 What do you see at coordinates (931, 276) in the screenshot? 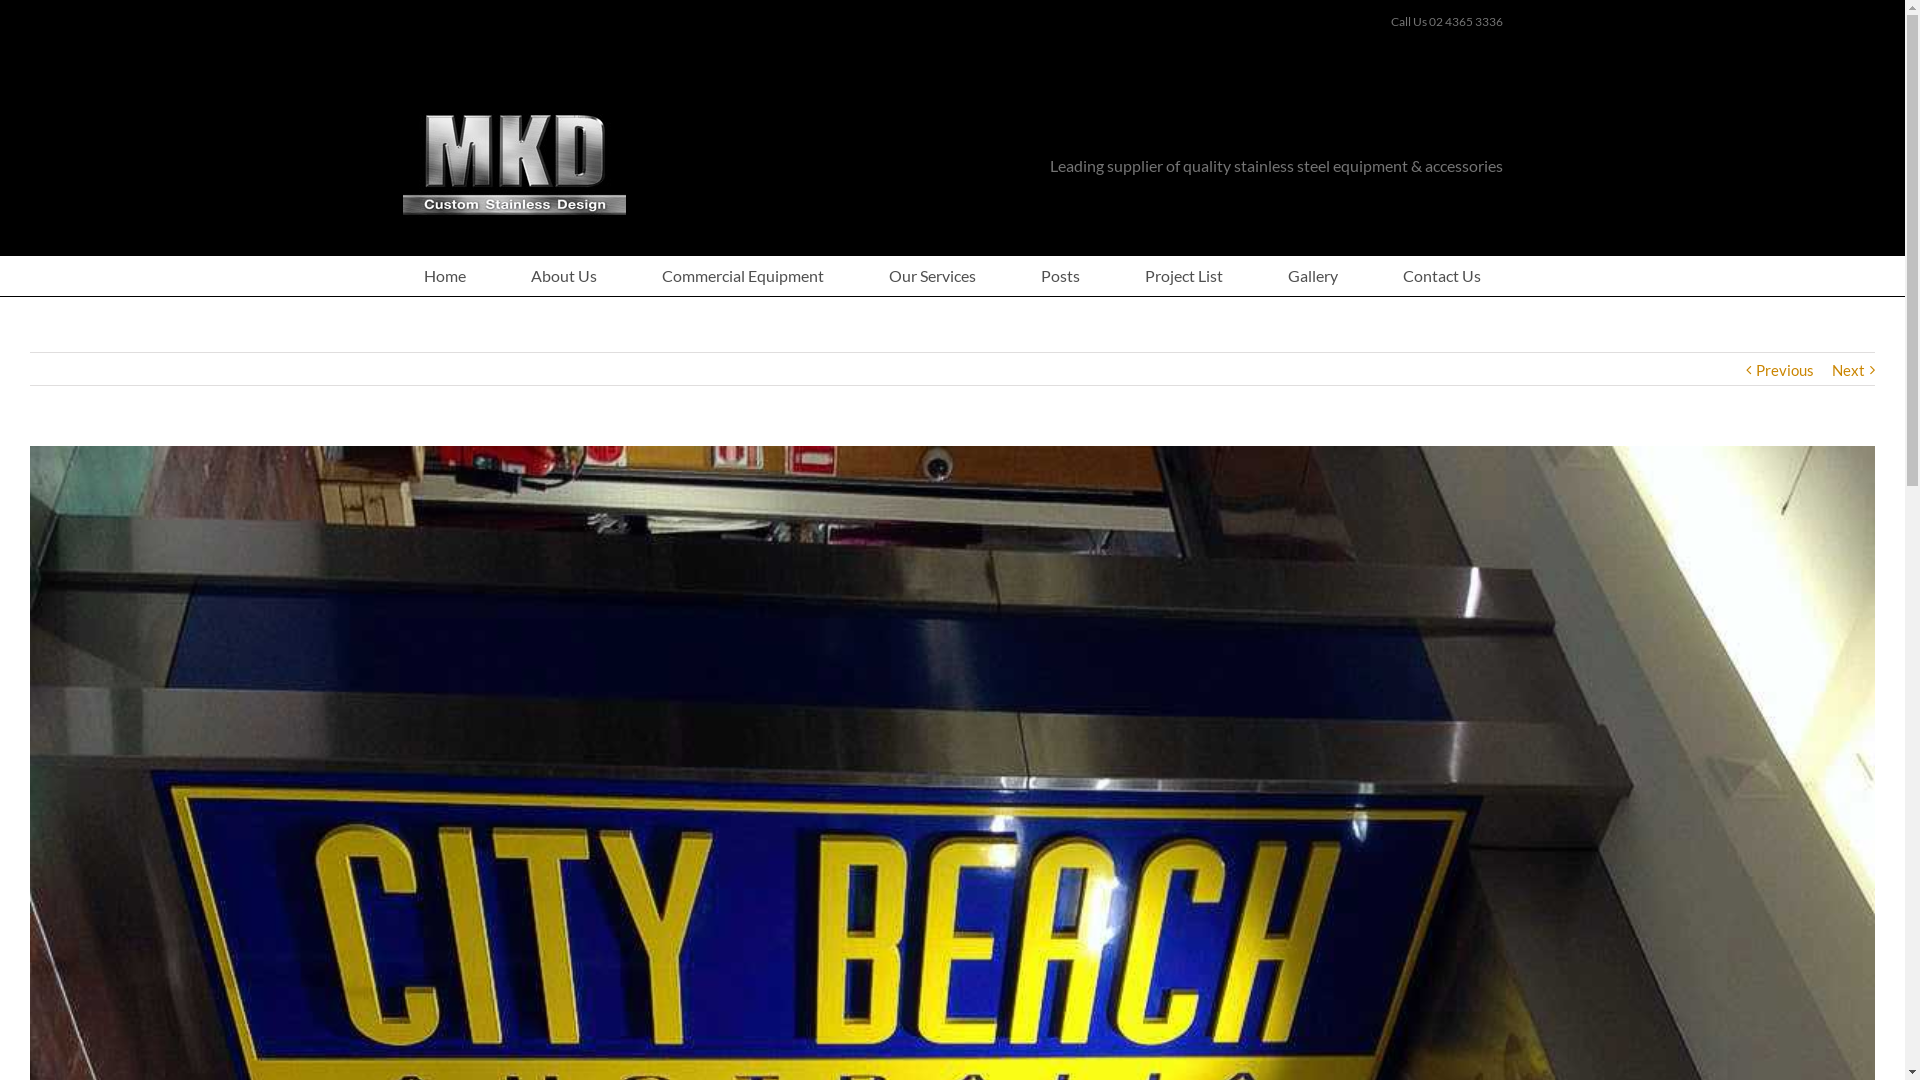
I see `'Our Services'` at bounding box center [931, 276].